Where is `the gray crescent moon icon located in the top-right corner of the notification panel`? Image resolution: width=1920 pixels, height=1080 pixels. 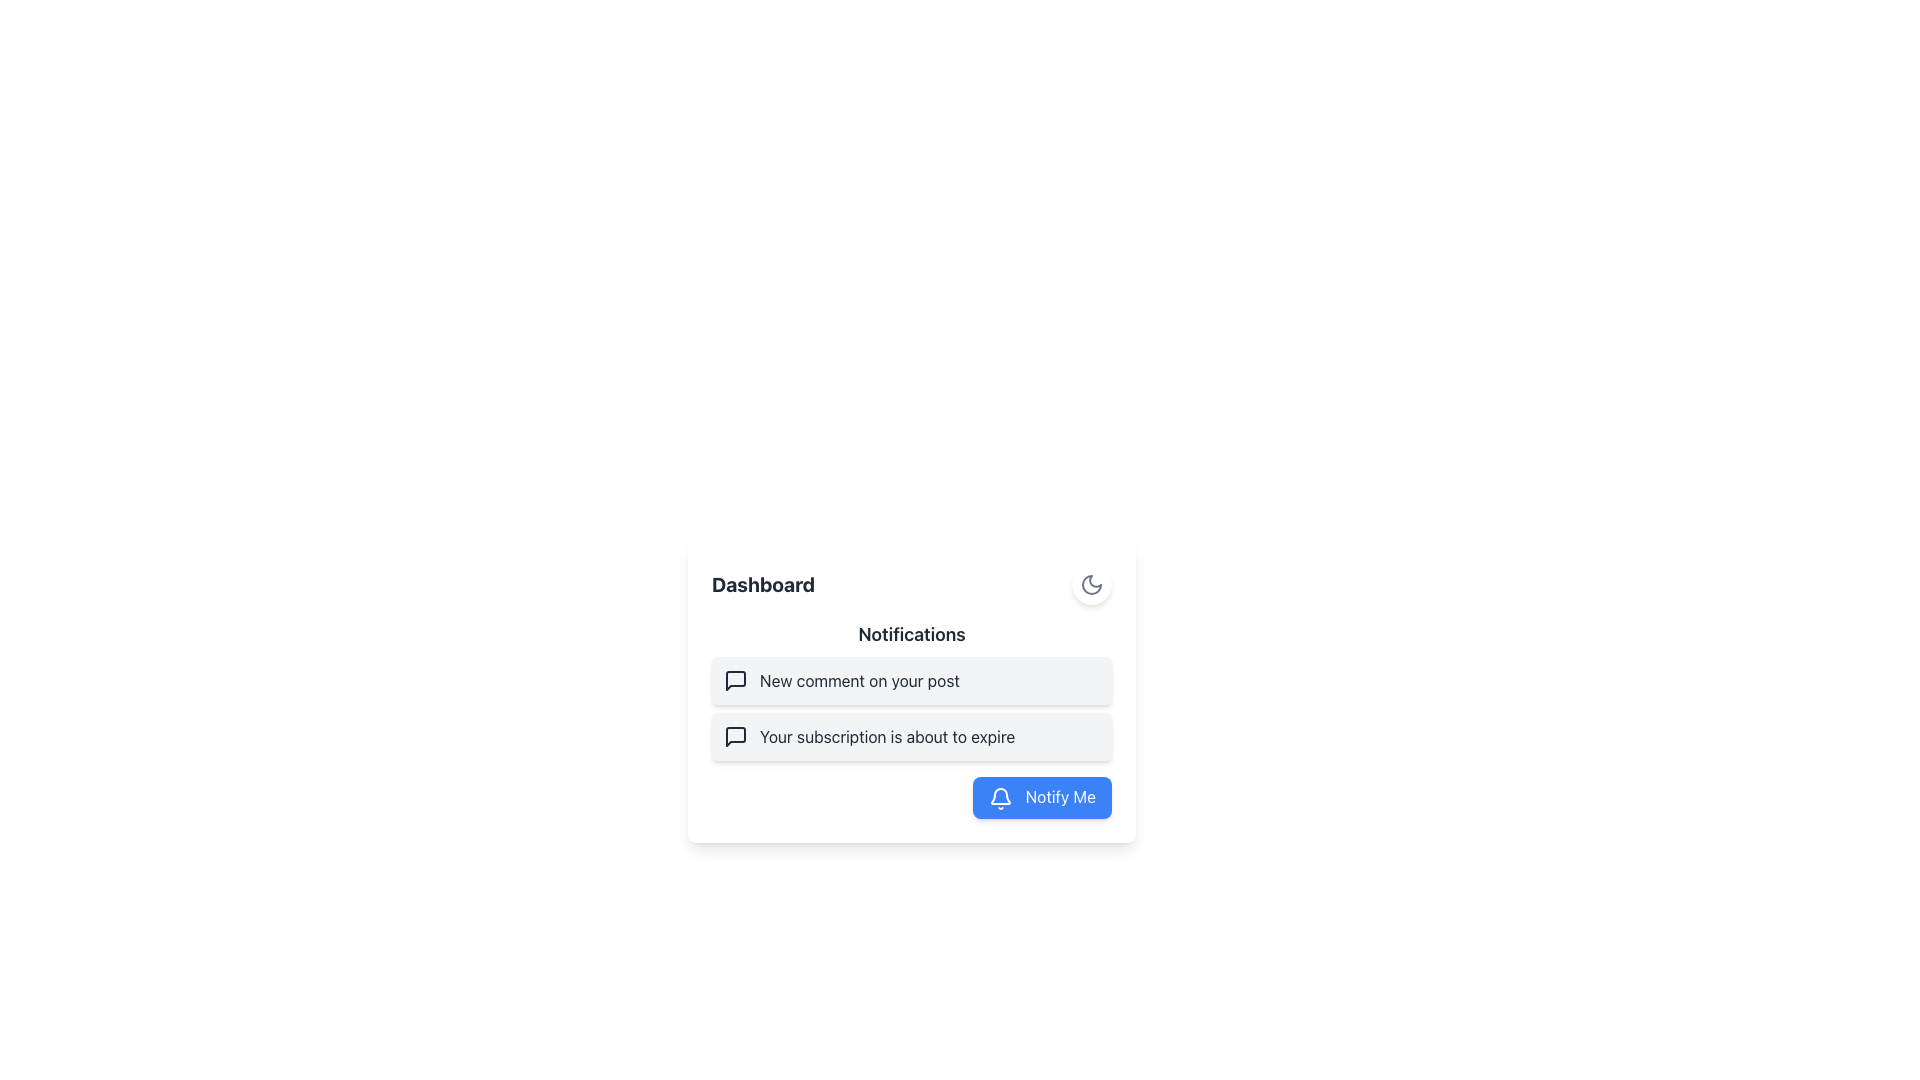
the gray crescent moon icon located in the top-right corner of the notification panel is located at coordinates (1090, 585).